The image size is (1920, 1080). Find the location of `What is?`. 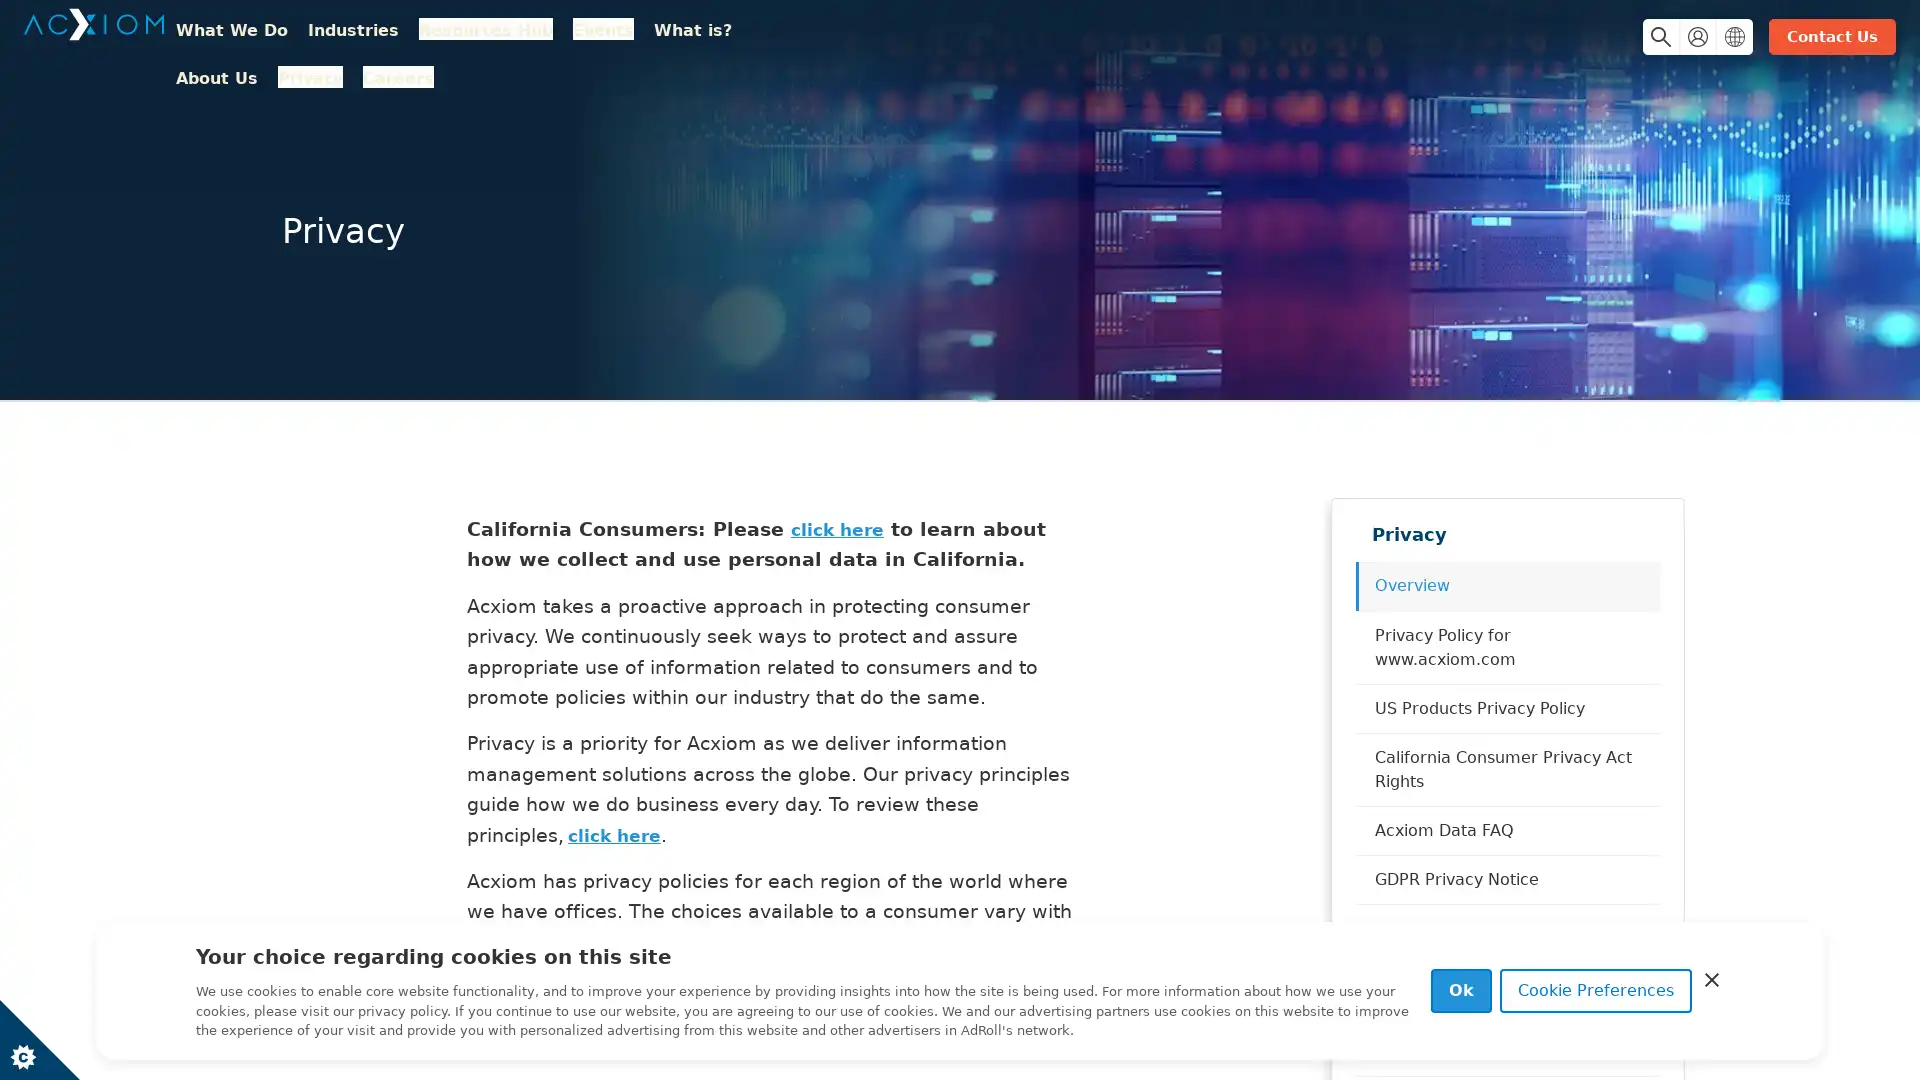

What is? is located at coordinates (720, 41).